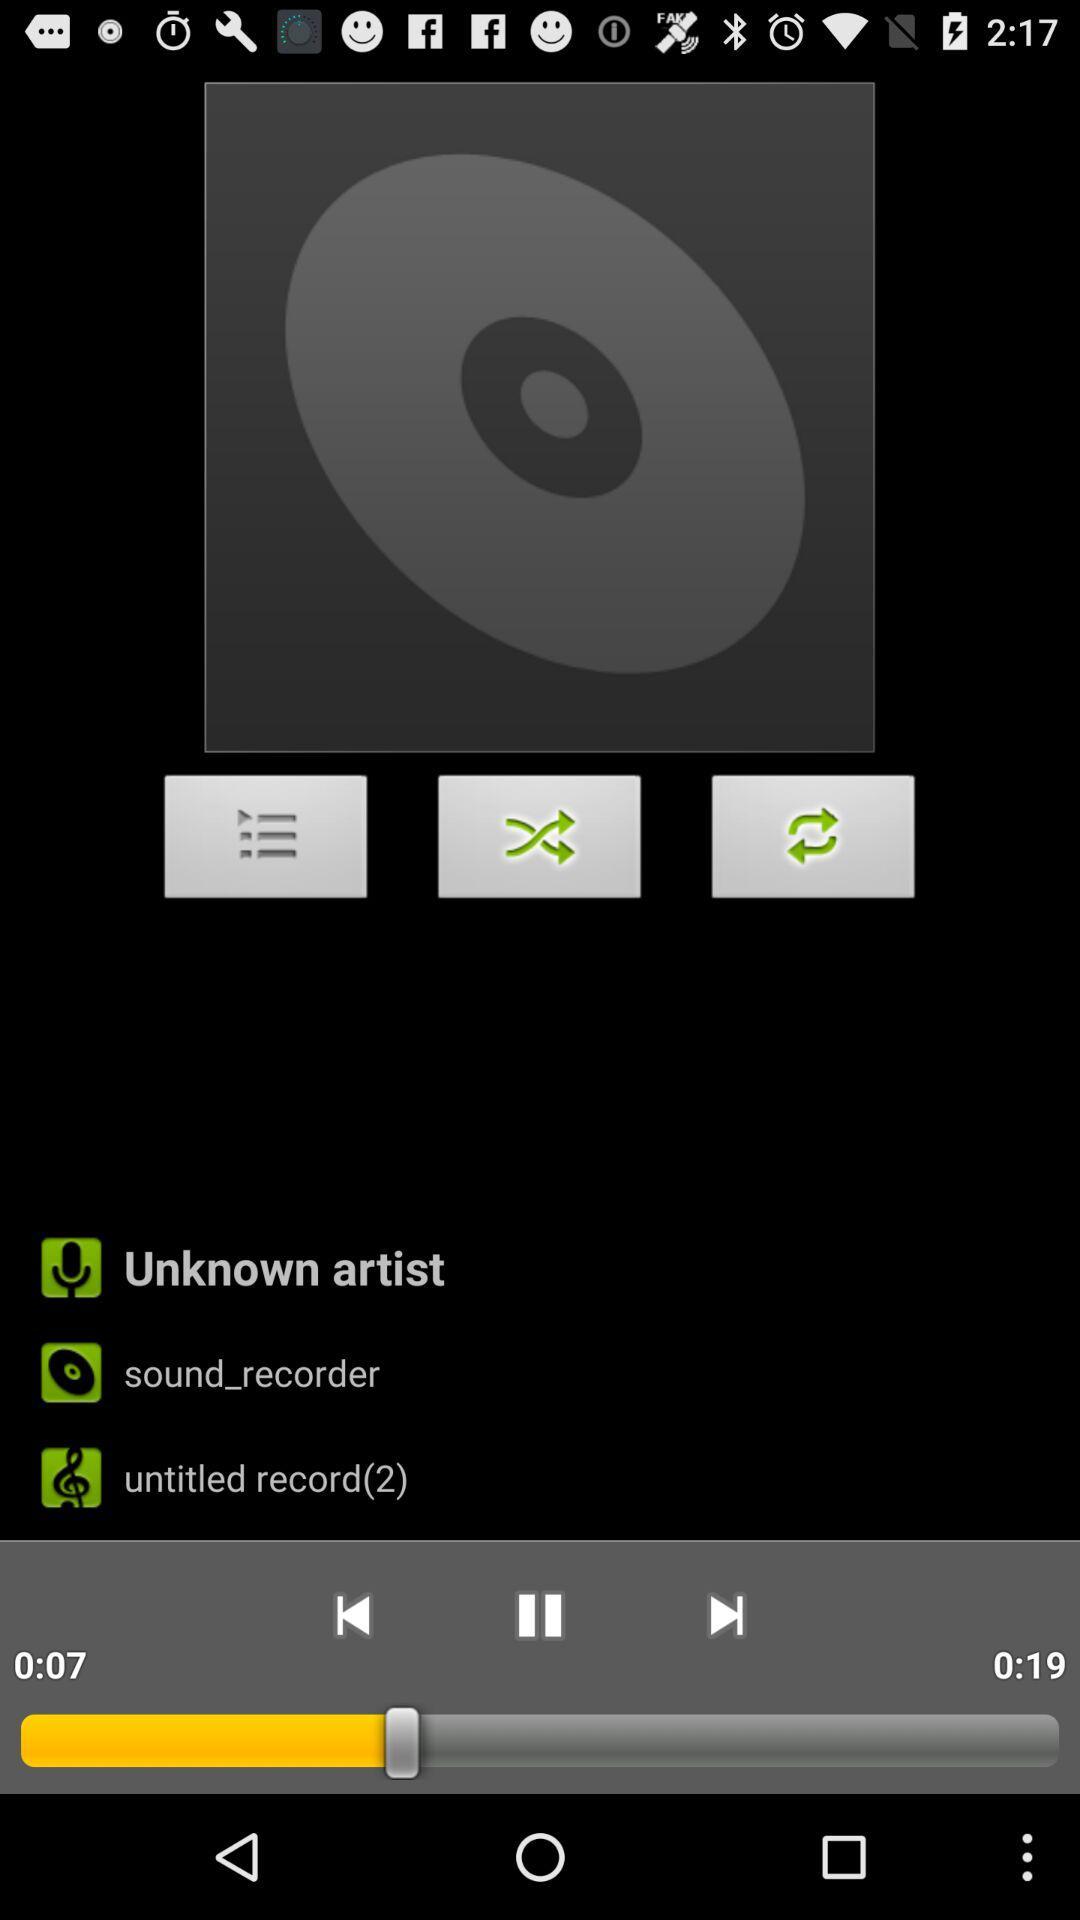  I want to click on the pause icon, so click(538, 1727).